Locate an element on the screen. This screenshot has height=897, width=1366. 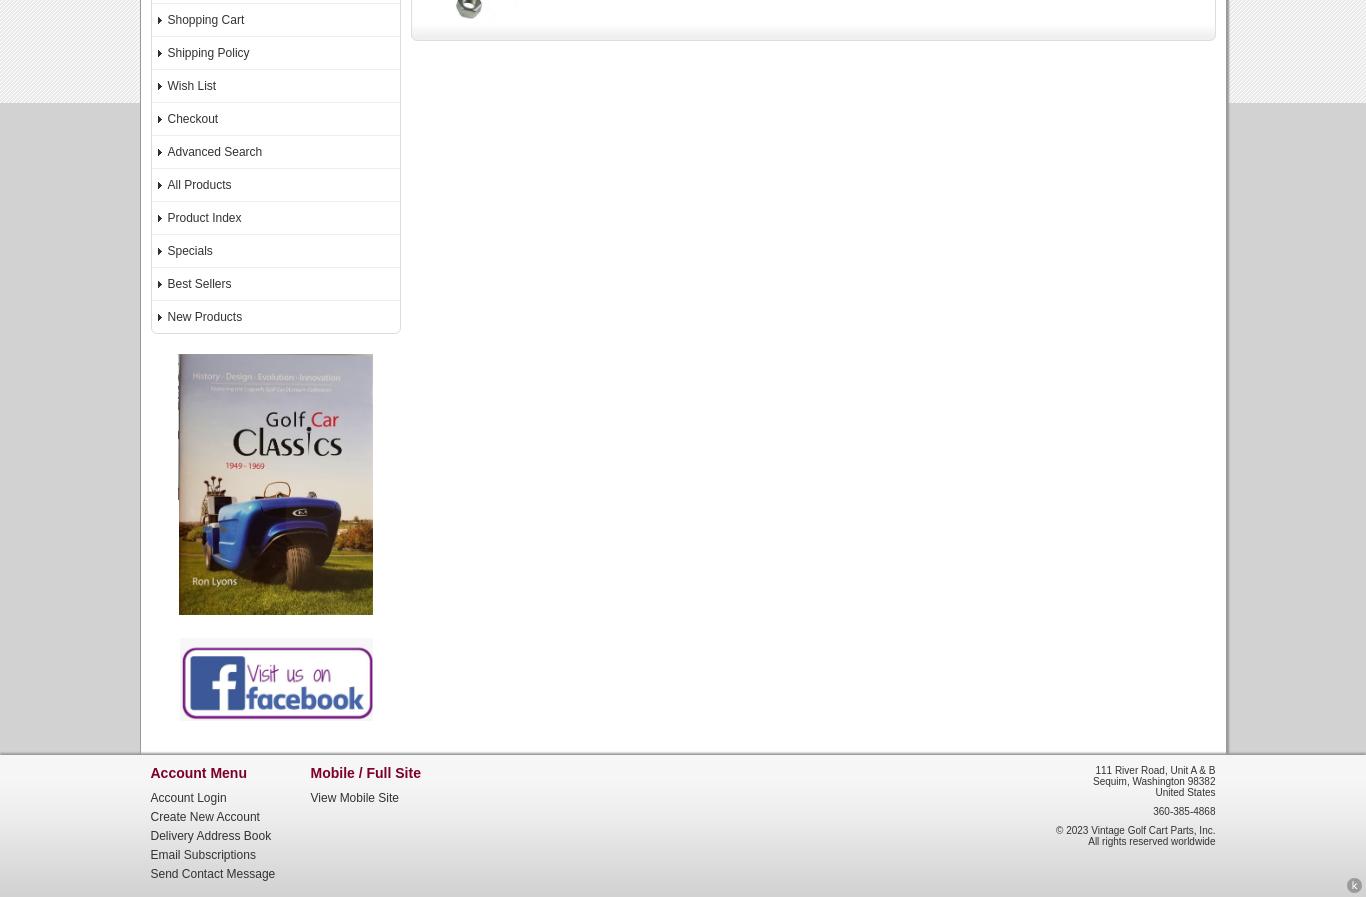
'View Mobile Site' is located at coordinates (353, 797).